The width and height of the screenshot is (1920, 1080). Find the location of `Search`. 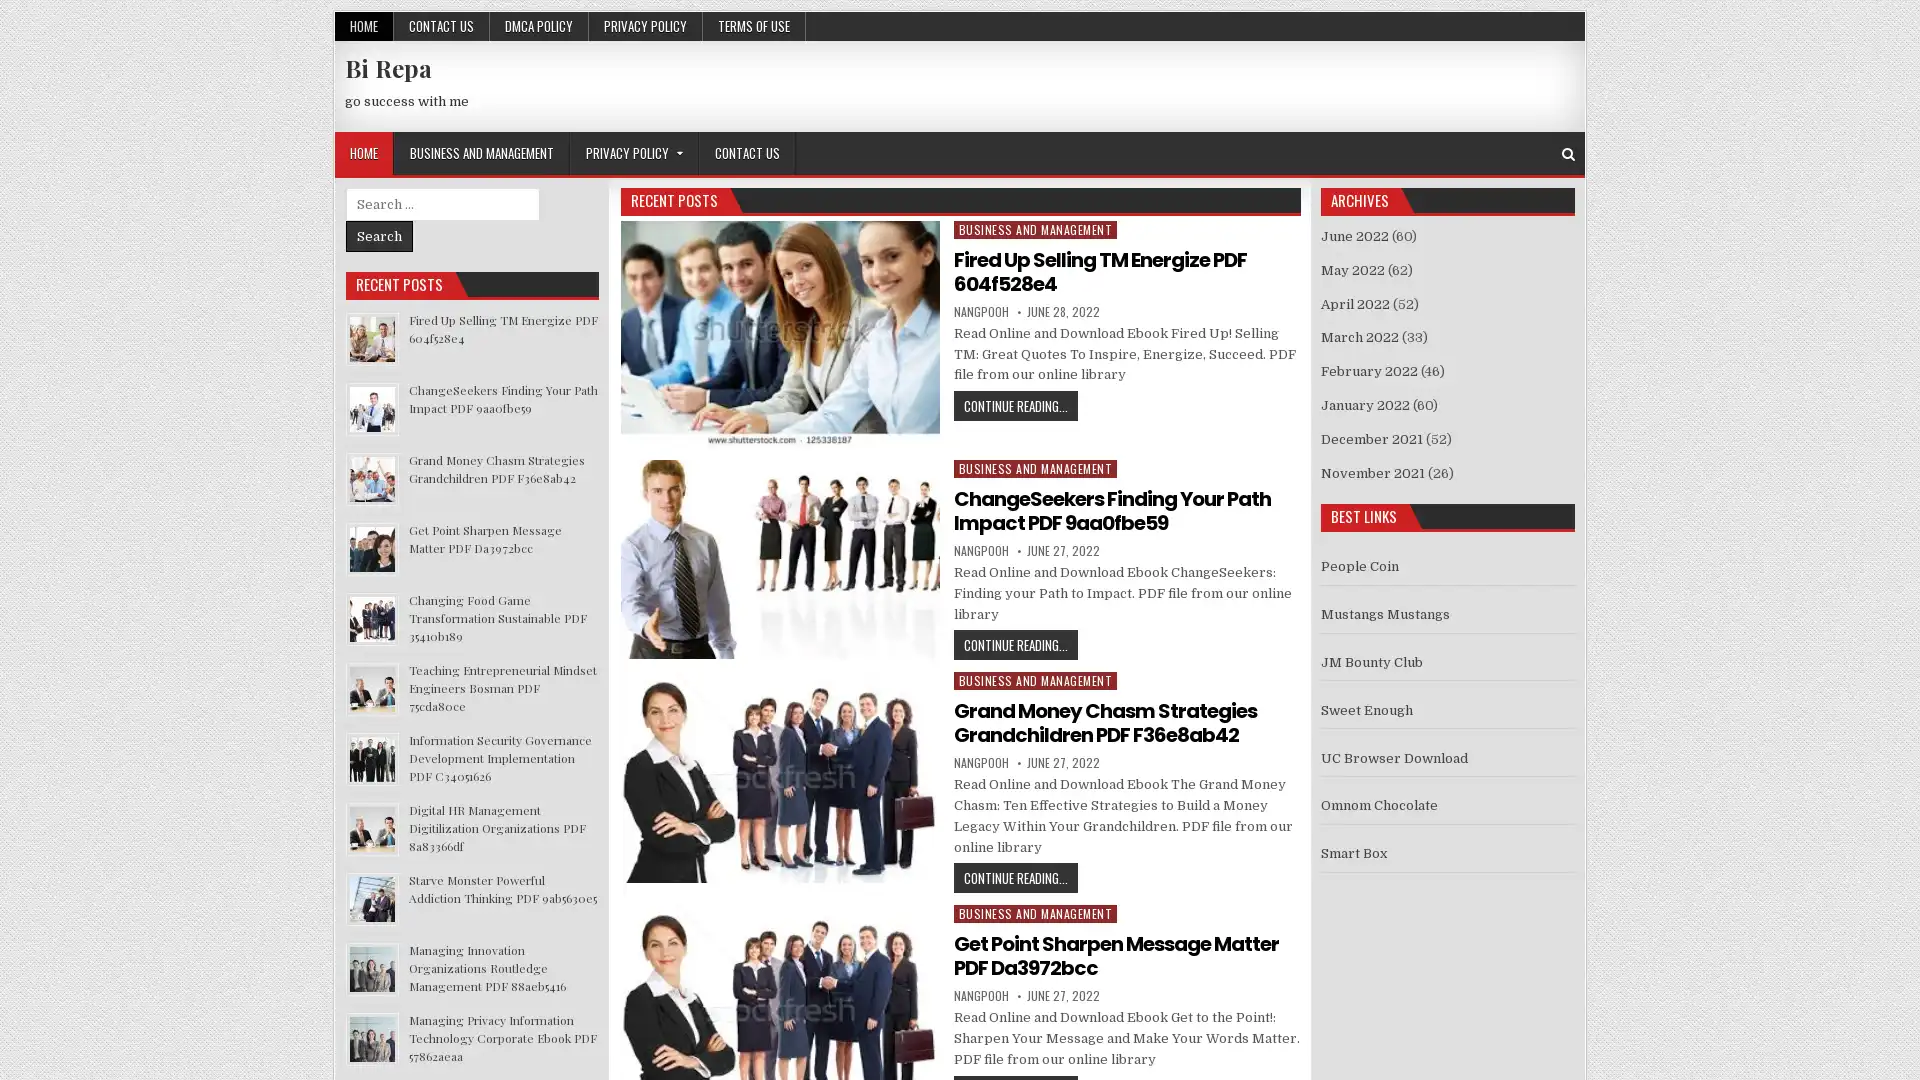

Search is located at coordinates (378, 235).